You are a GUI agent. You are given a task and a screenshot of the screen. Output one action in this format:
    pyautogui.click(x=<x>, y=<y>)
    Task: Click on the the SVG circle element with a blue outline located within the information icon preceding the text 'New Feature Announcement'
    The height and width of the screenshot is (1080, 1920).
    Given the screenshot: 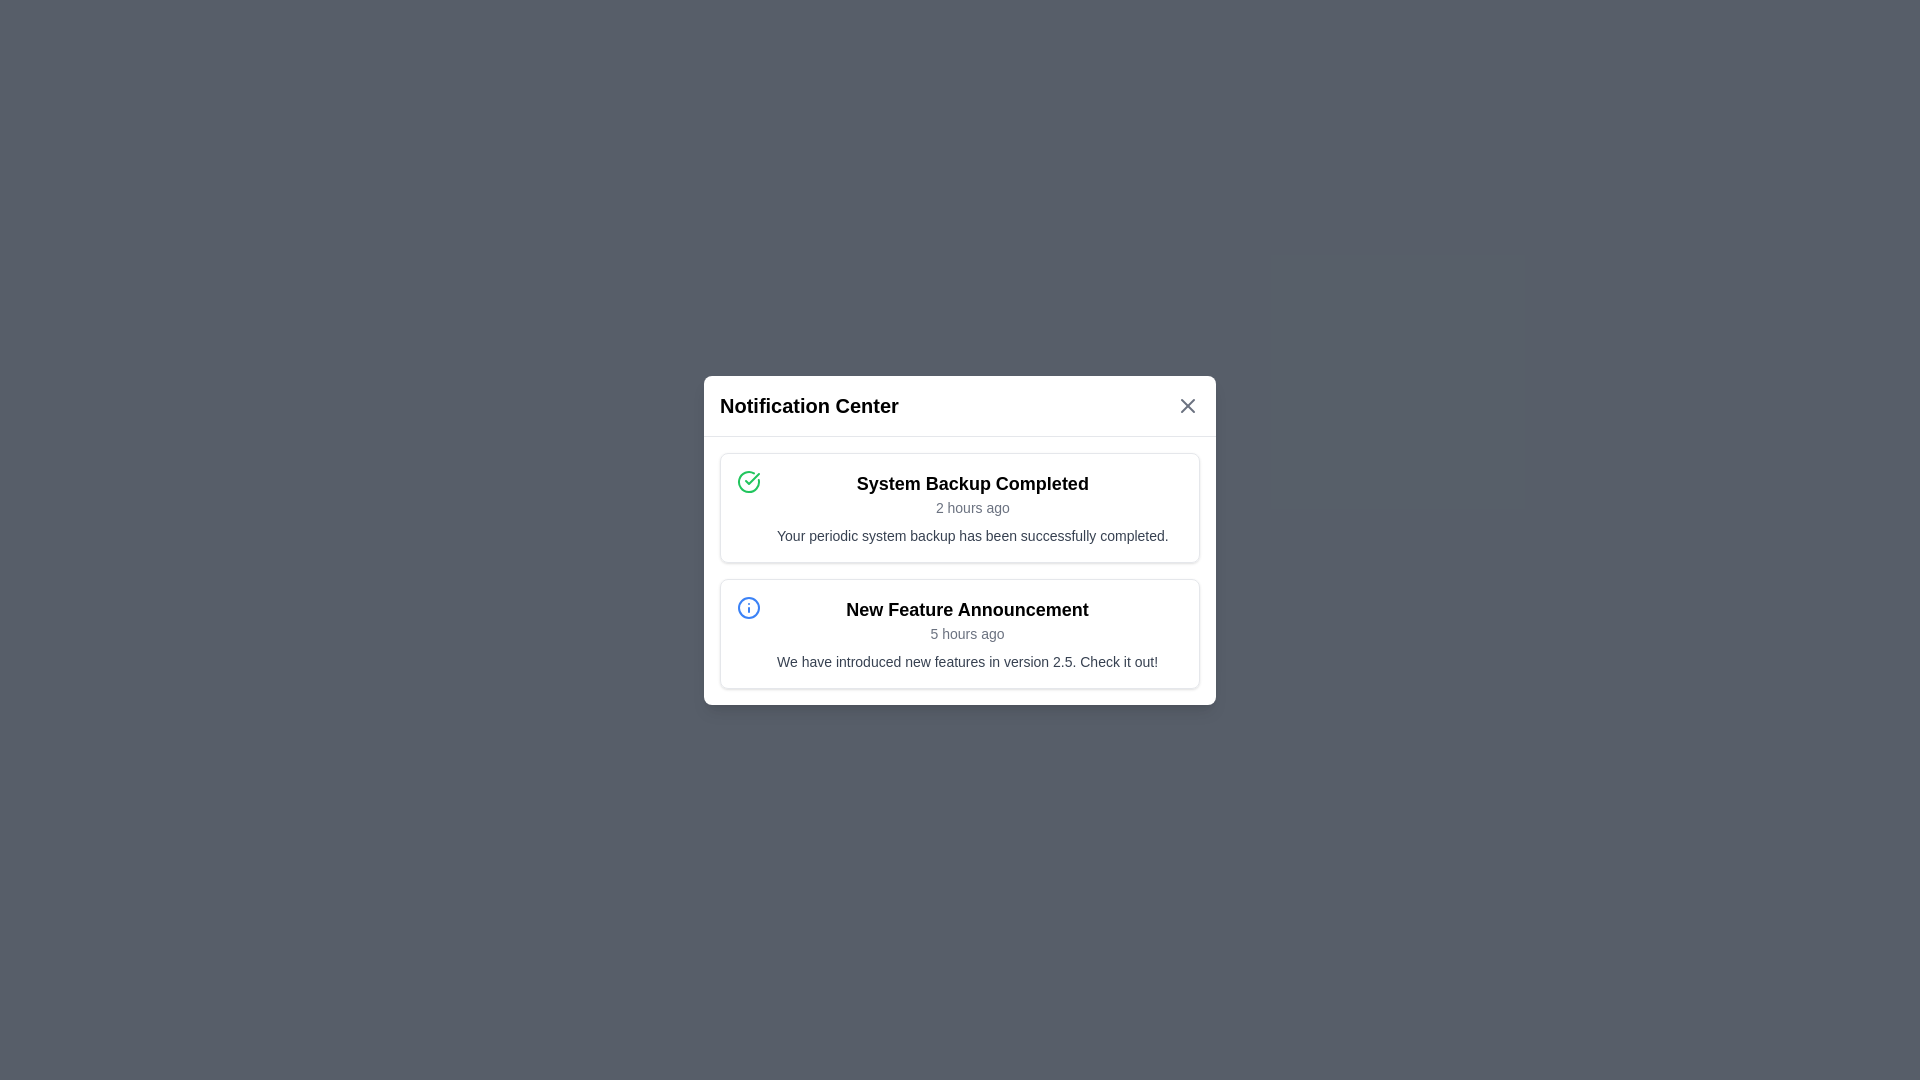 What is the action you would take?
    pyautogui.click(x=747, y=606)
    